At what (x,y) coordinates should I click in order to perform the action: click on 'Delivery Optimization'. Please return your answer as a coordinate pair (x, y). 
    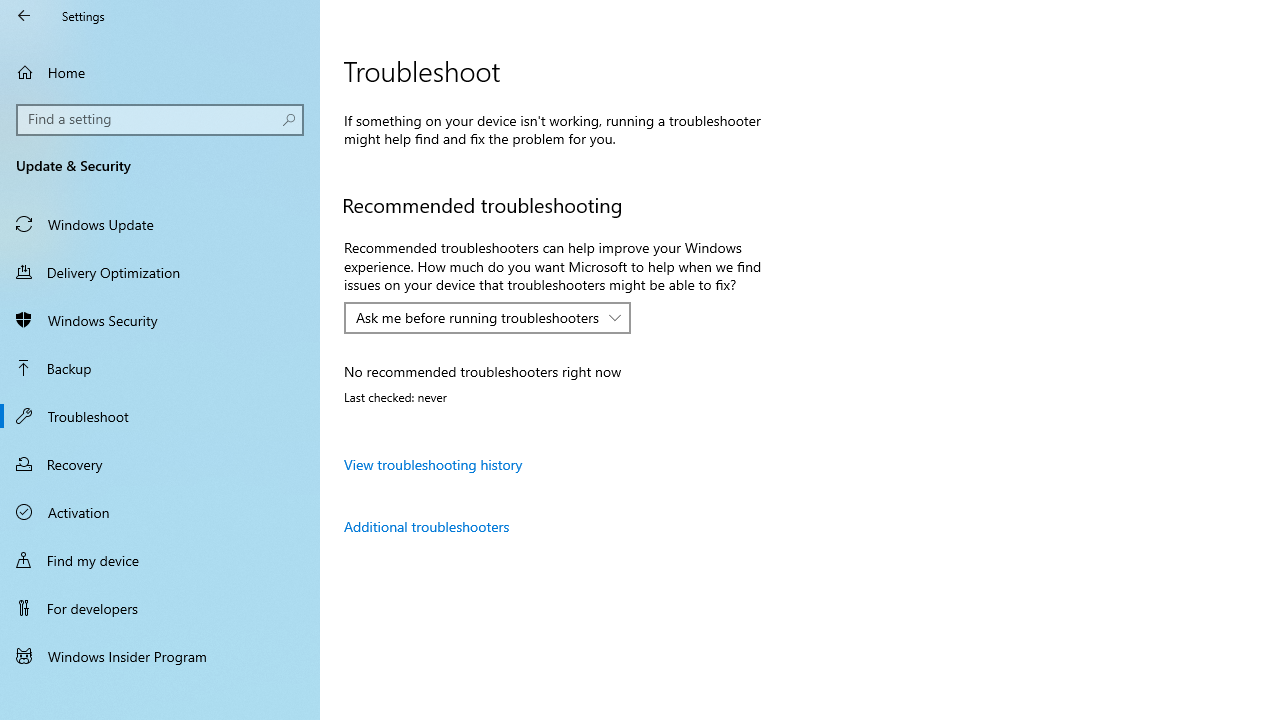
    Looking at the image, I should click on (160, 271).